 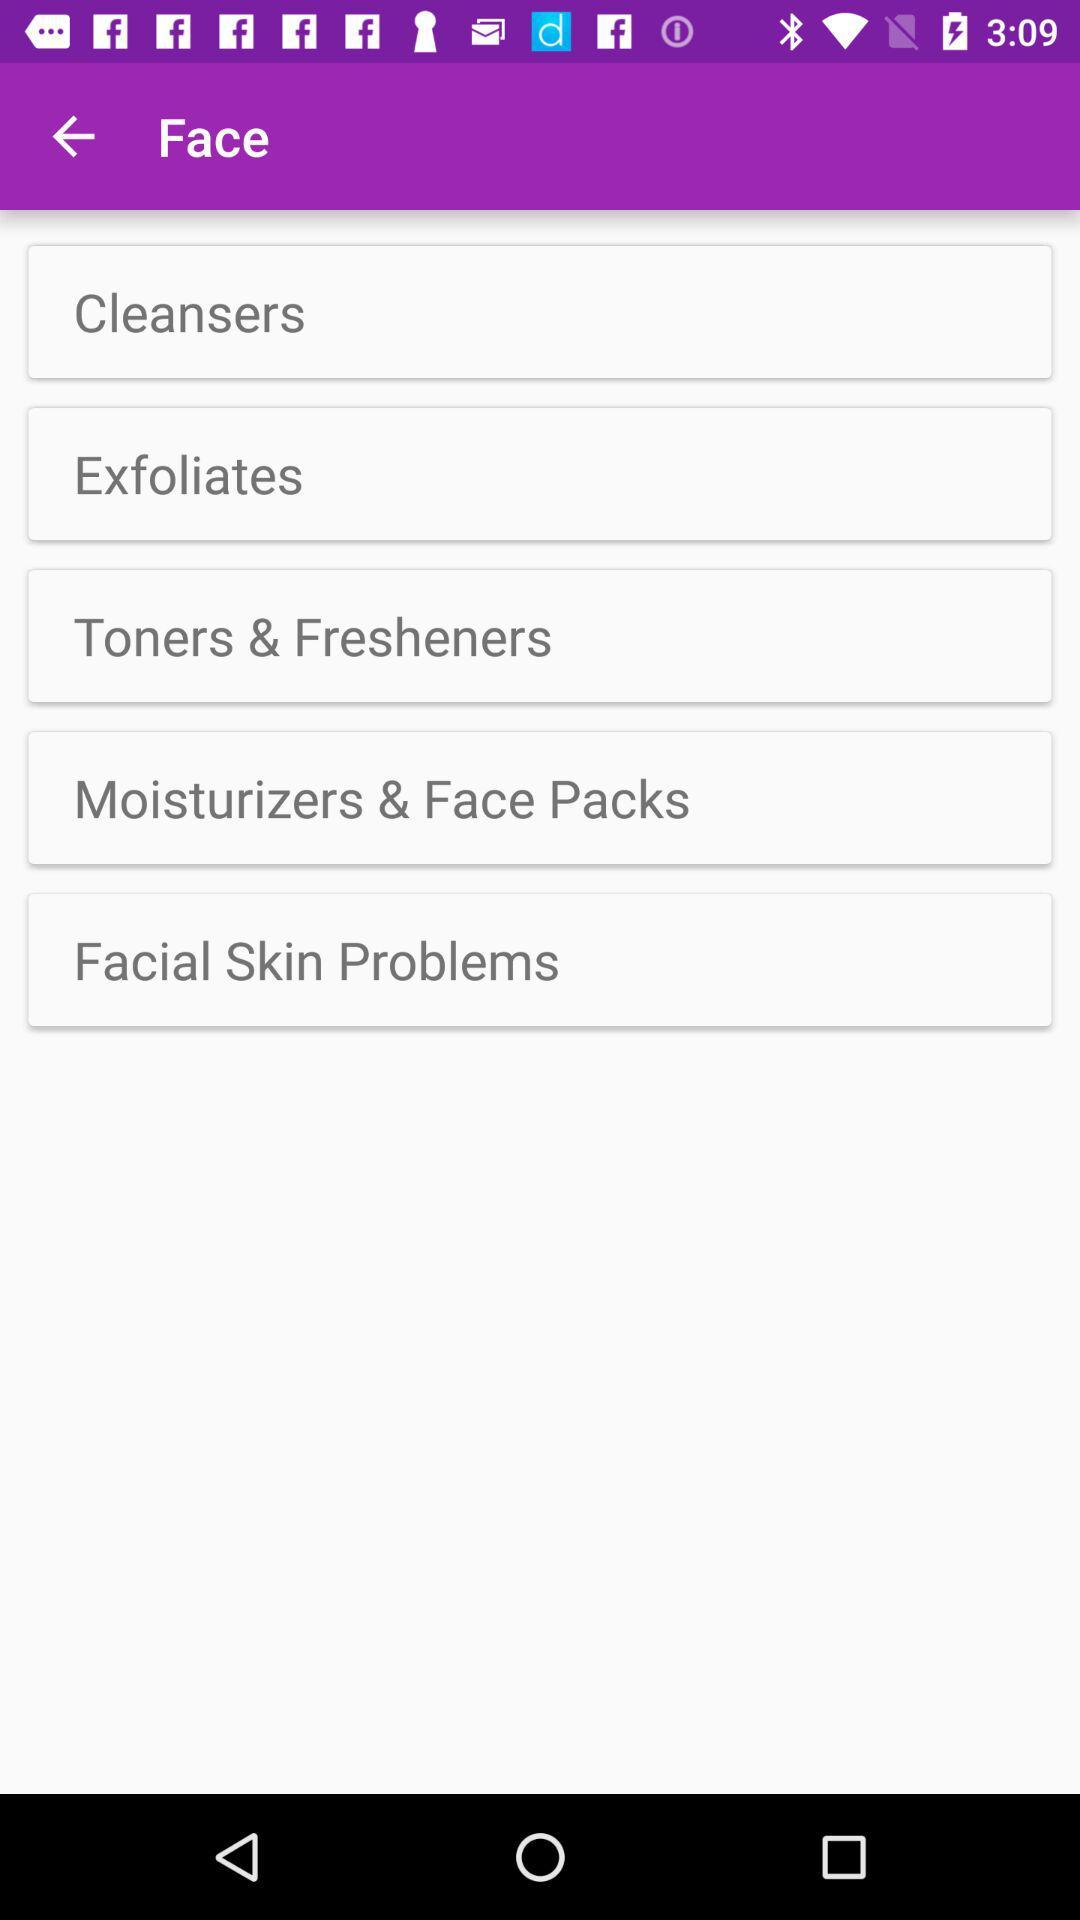 What do you see at coordinates (72, 135) in the screenshot?
I see `the icon next to the face app` at bounding box center [72, 135].